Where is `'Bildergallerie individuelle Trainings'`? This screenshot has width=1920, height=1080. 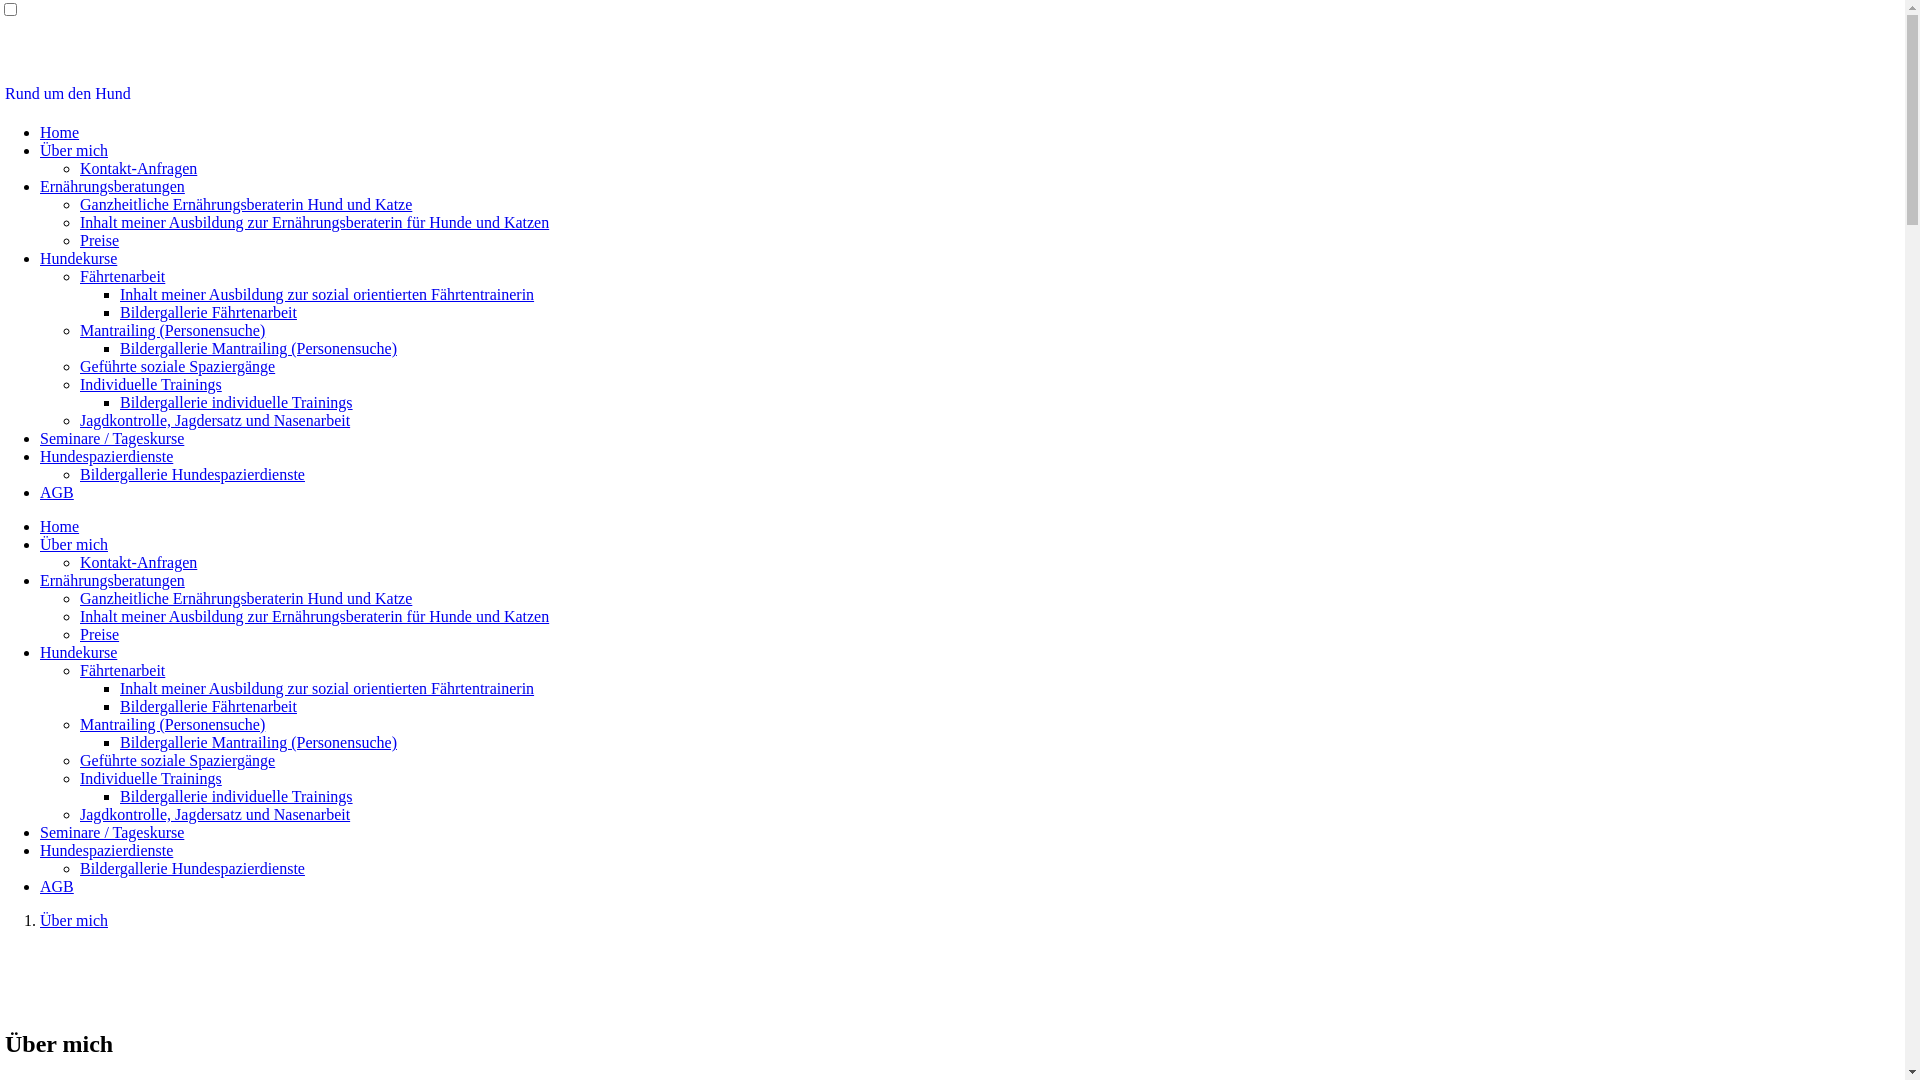
'Bildergallerie individuelle Trainings' is located at coordinates (119, 795).